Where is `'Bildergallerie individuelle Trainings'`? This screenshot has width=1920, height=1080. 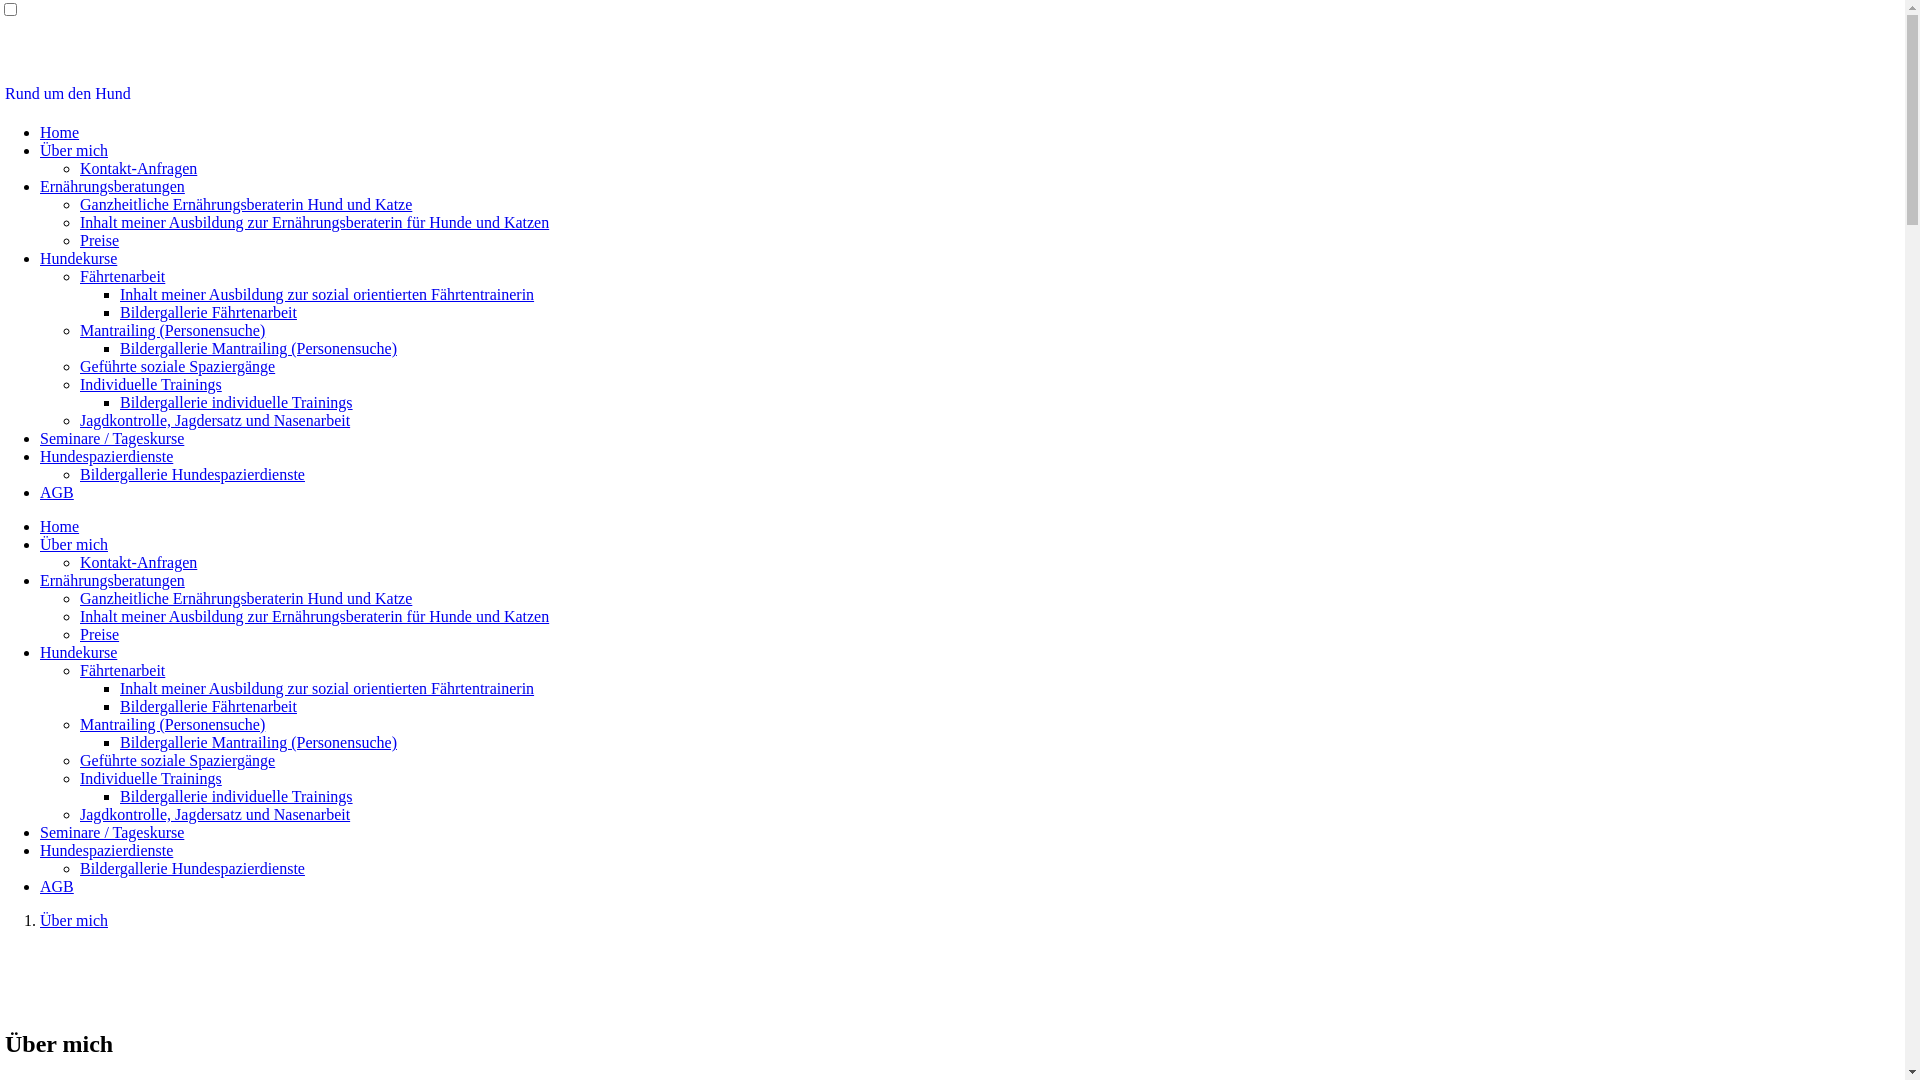
'Bildergallerie individuelle Trainings' is located at coordinates (119, 795).